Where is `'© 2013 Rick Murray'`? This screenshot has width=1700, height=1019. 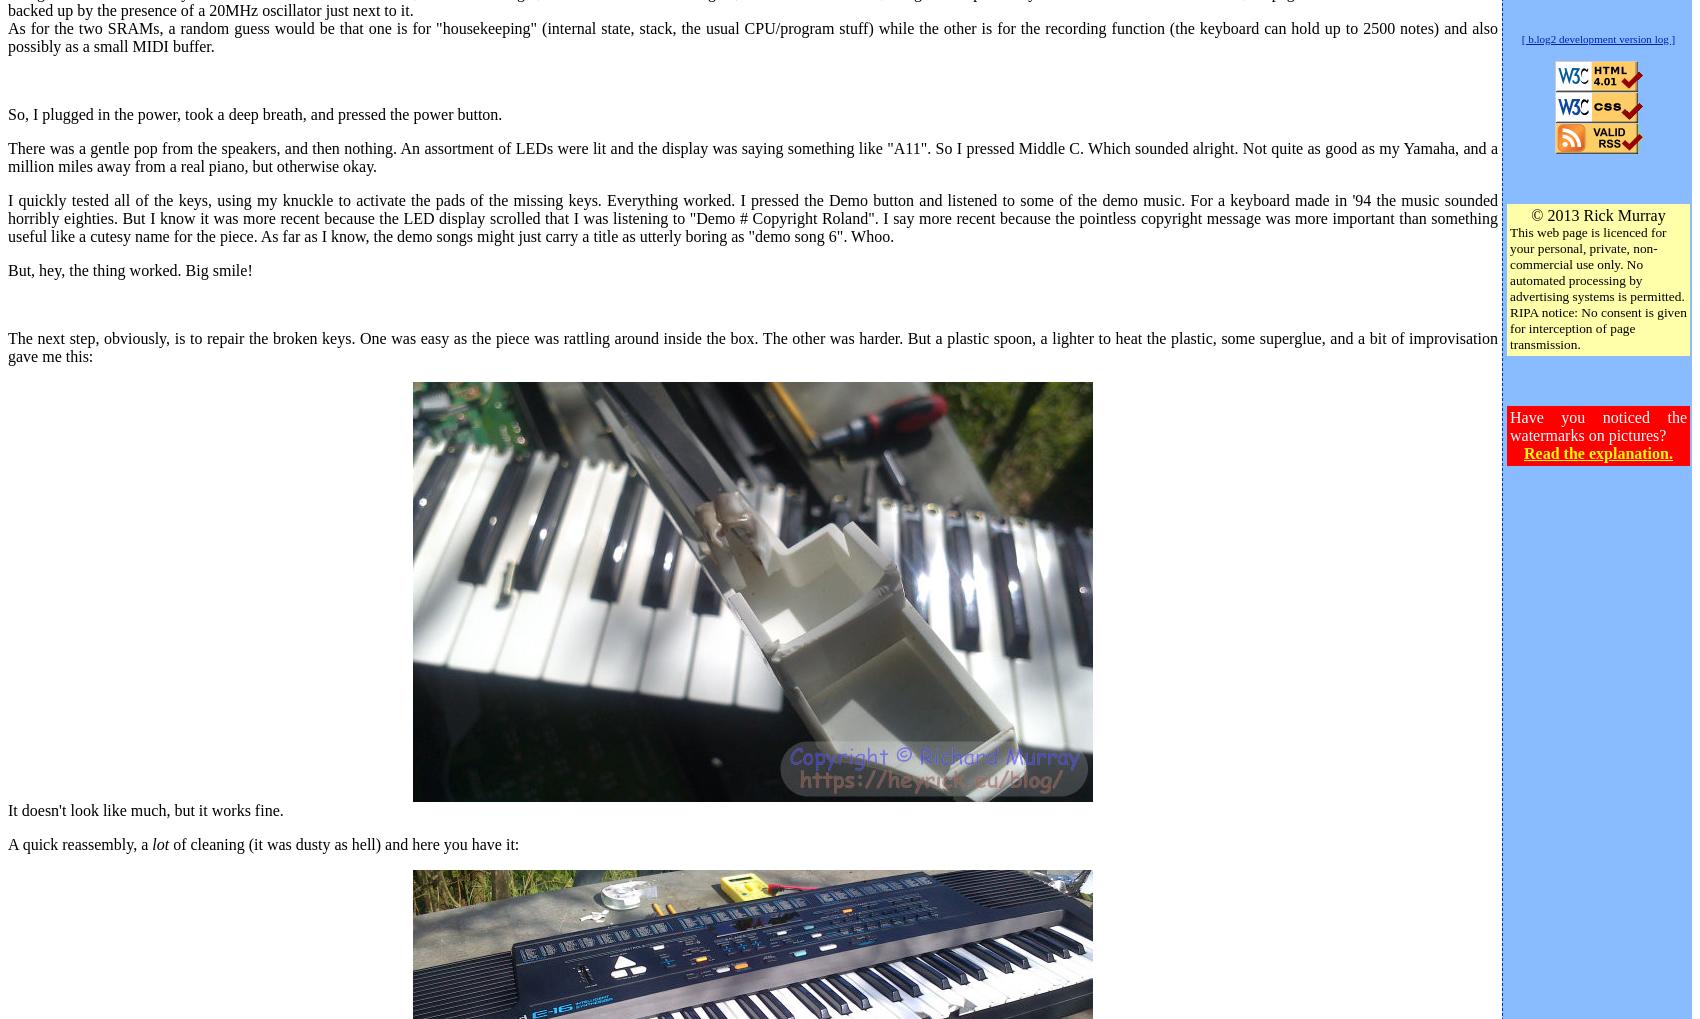 '© 2013 Rick Murray' is located at coordinates (1597, 213).